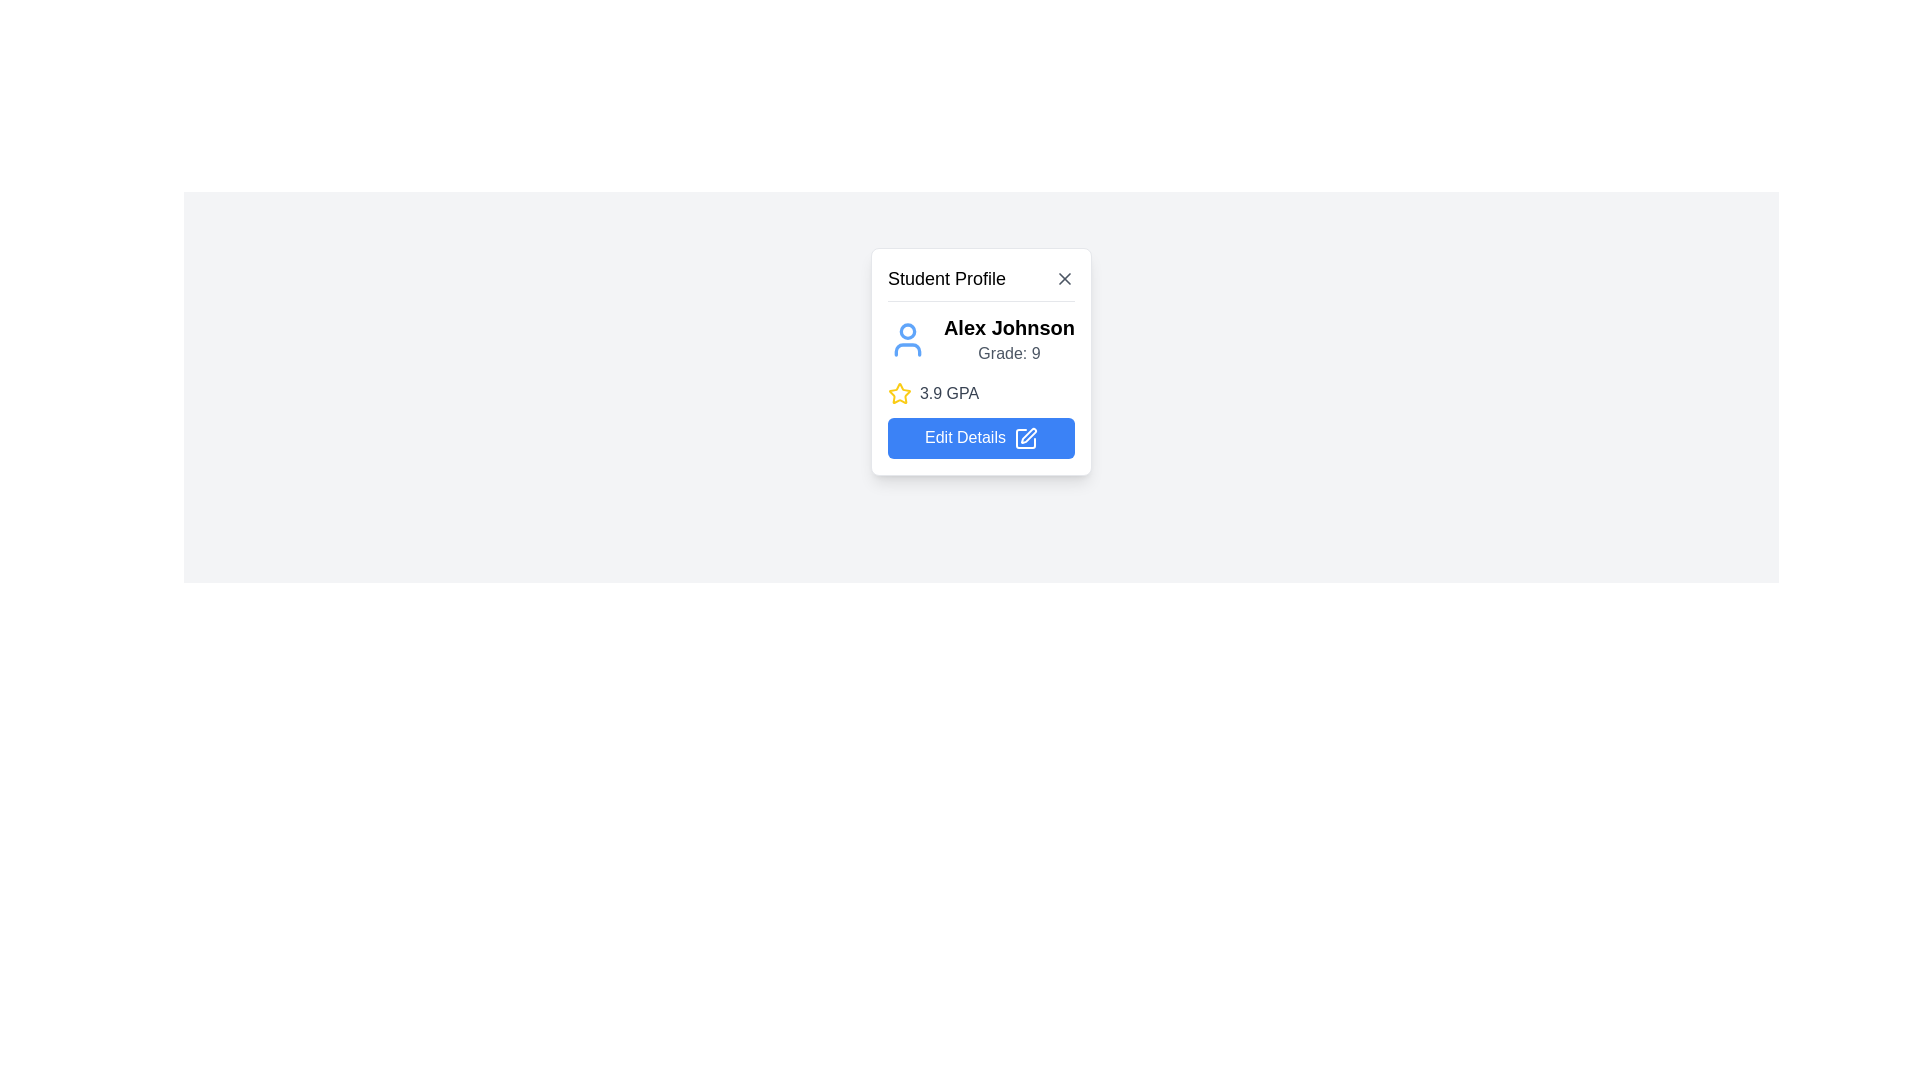  I want to click on the pen-shaped icon located at the bottom section of the visible card layout, which is positioned at the far right of the blue 'Edit Details' button, so click(1027, 434).